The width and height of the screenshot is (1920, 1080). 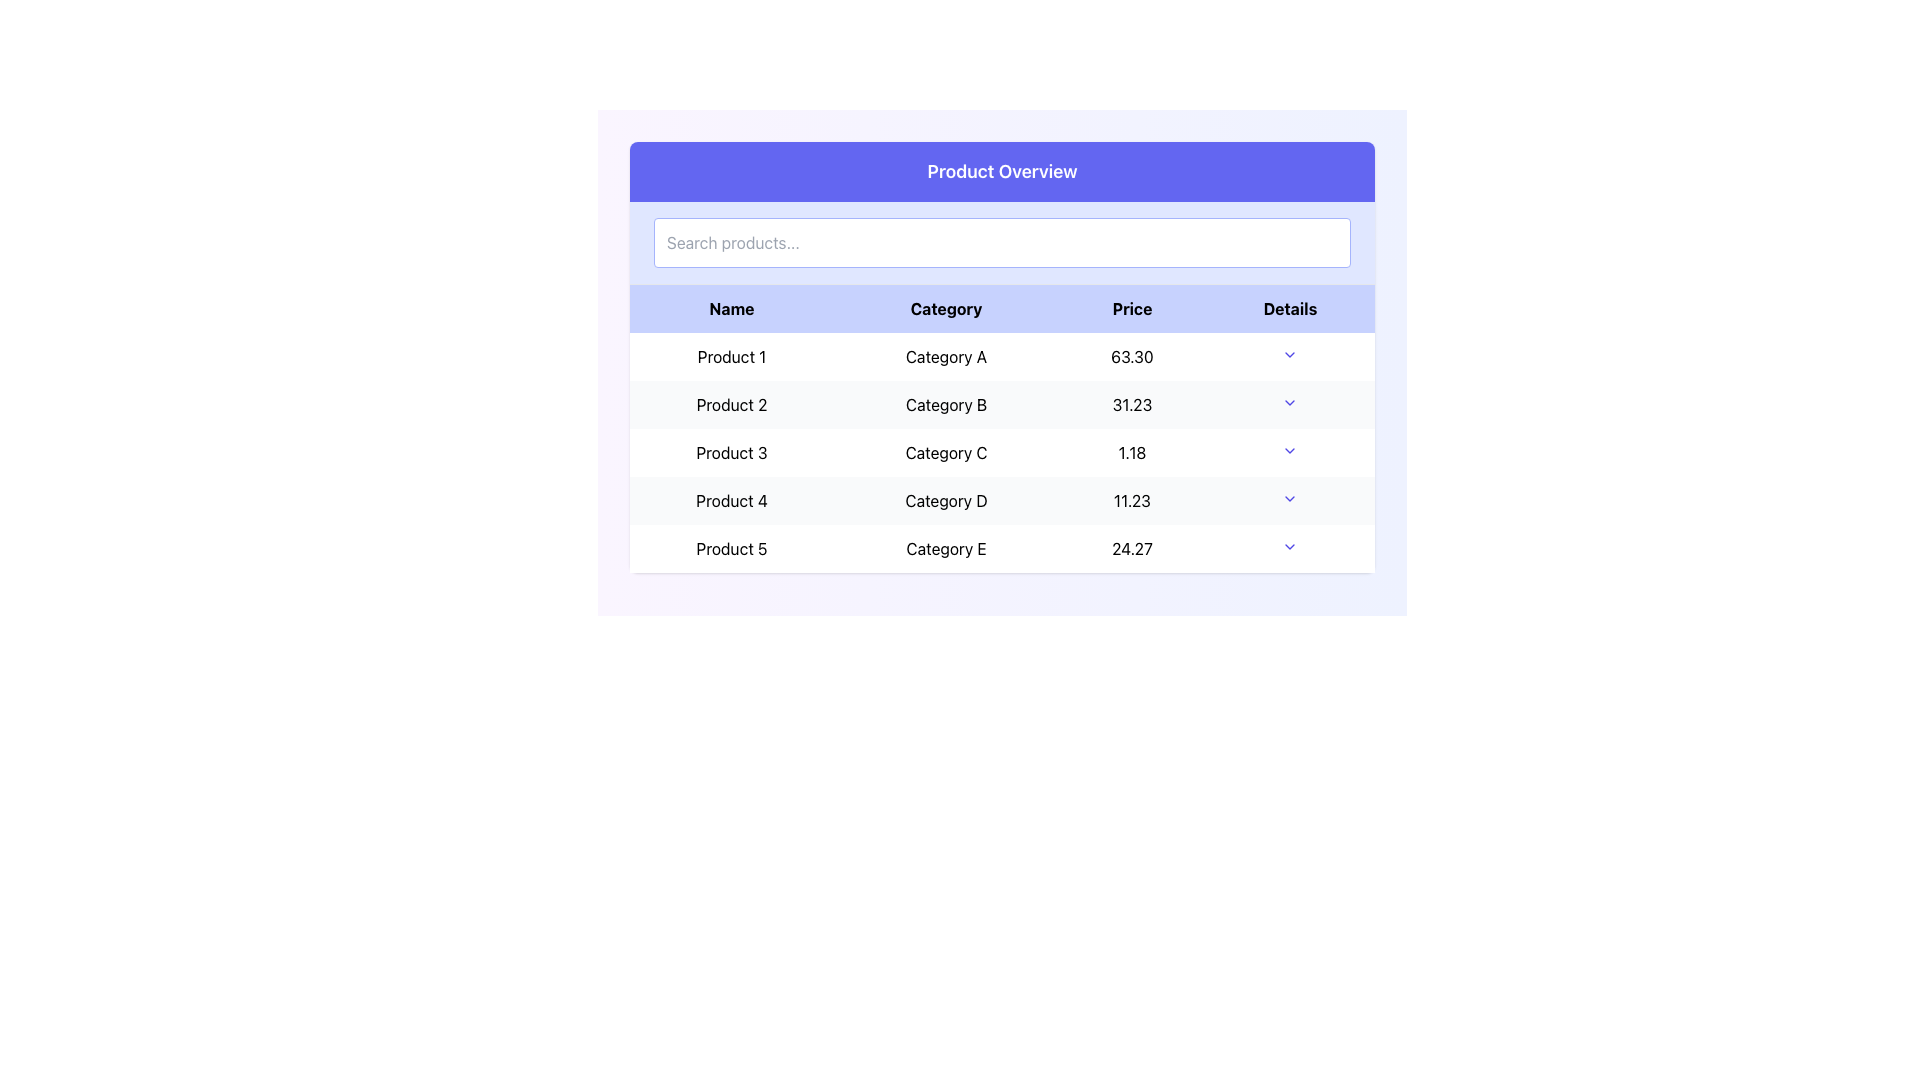 What do you see at coordinates (1132, 356) in the screenshot?
I see `the text label displaying the price '63.30' in bold black font on the 'Product Overview' page, located in the first row under the 'Price' column` at bounding box center [1132, 356].